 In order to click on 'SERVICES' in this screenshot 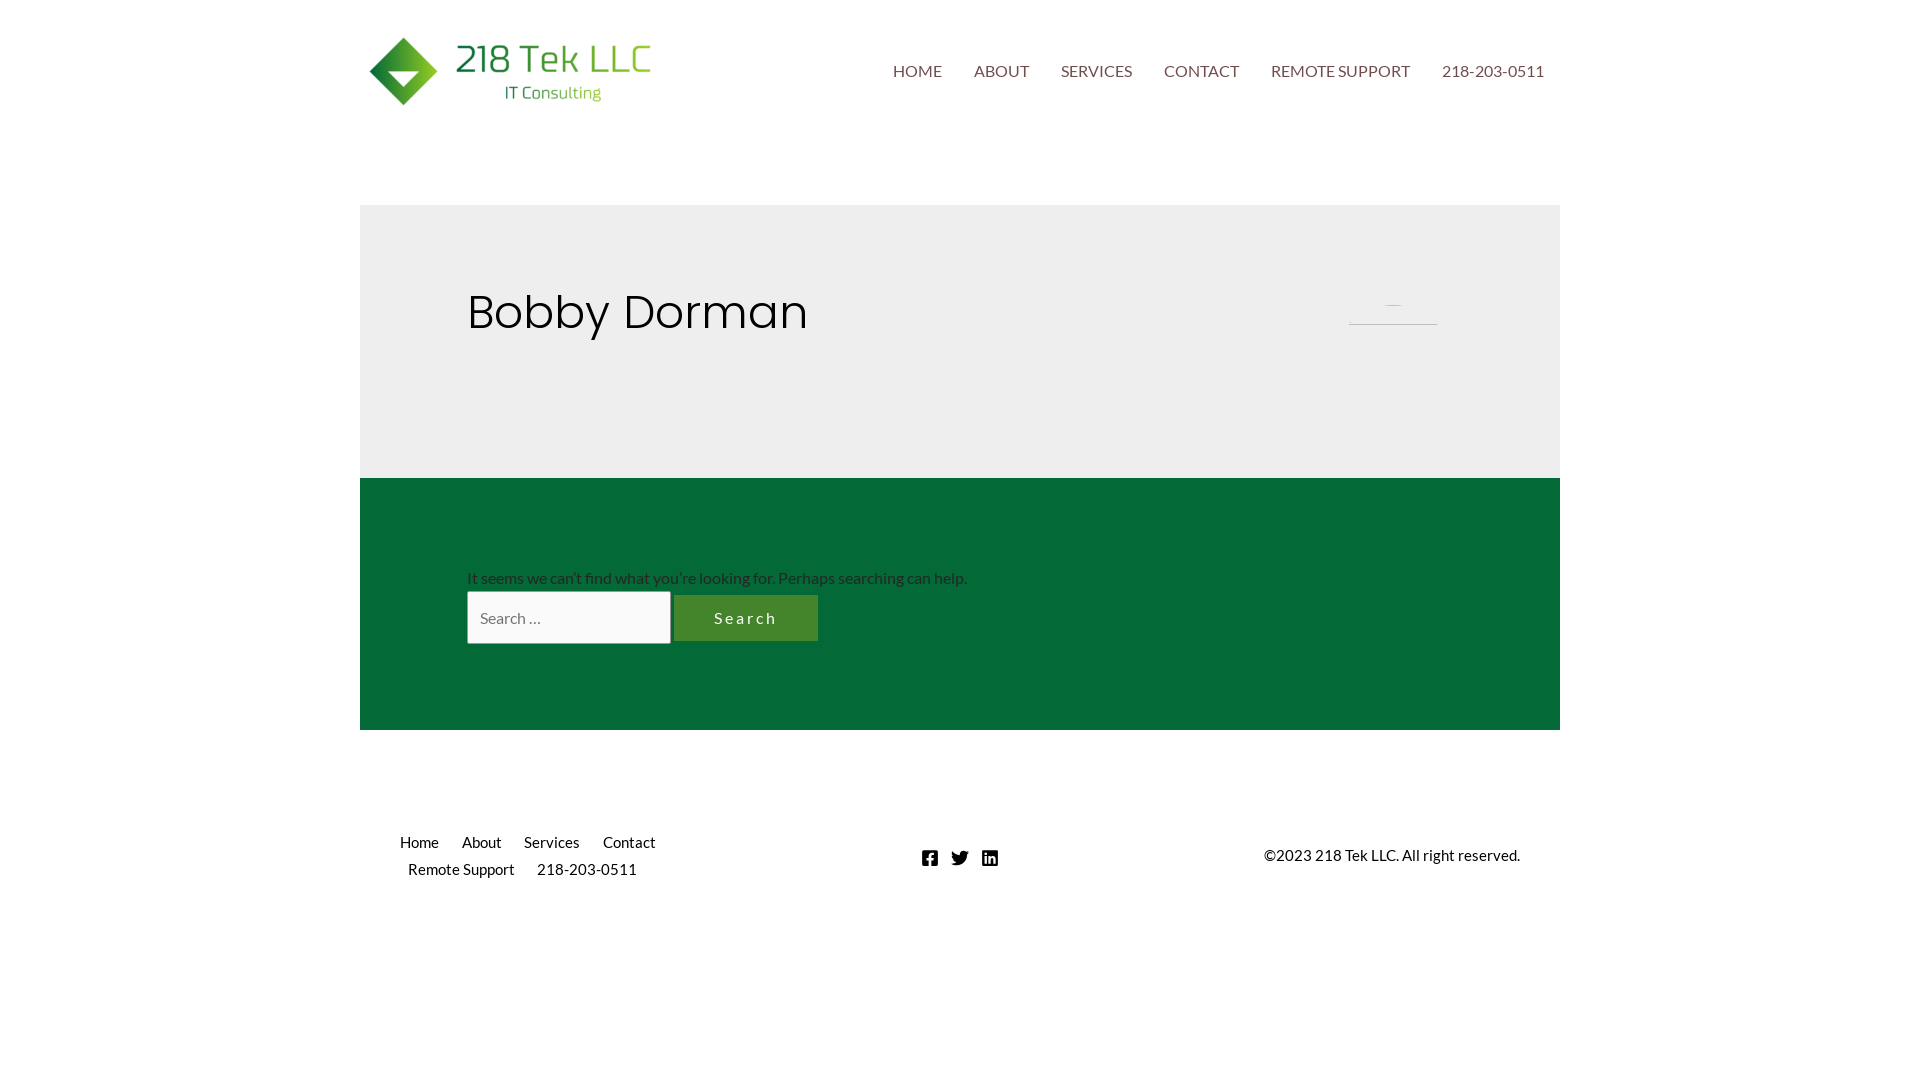, I will do `click(1095, 68)`.